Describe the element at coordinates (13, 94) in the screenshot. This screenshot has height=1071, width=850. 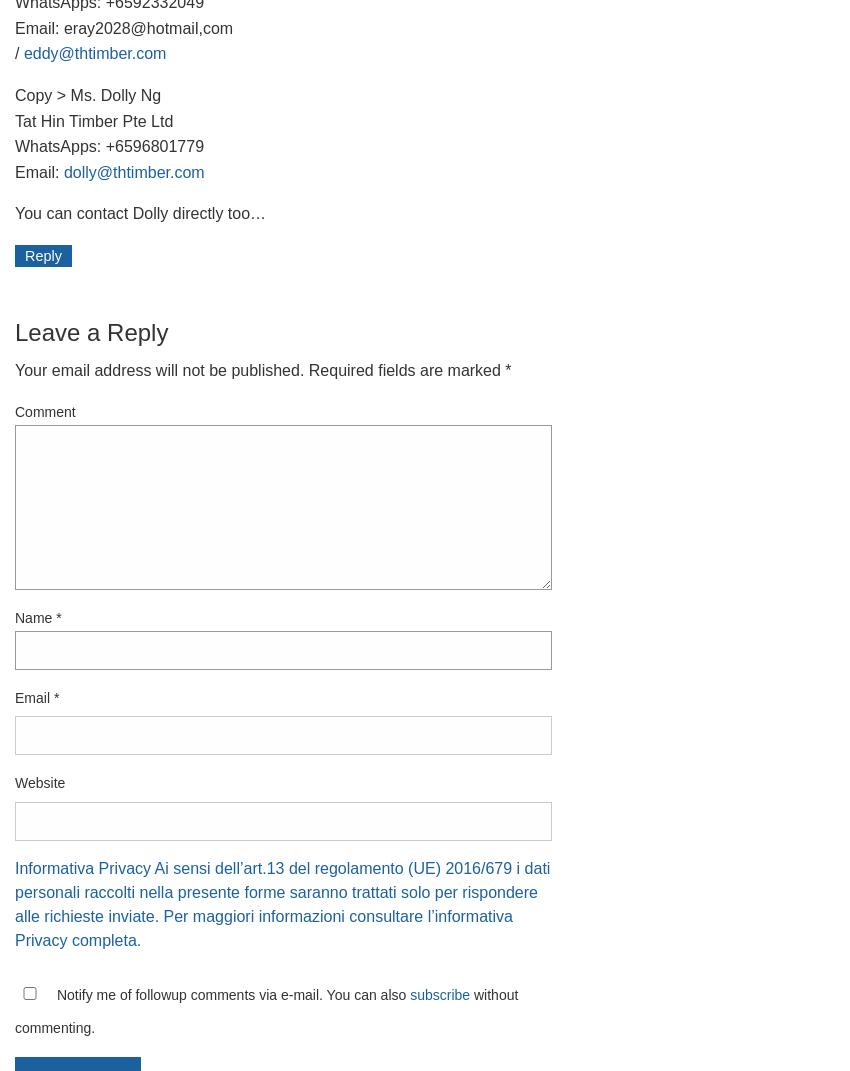
I see `'Copy > Ms. Dolly Ng'` at that location.